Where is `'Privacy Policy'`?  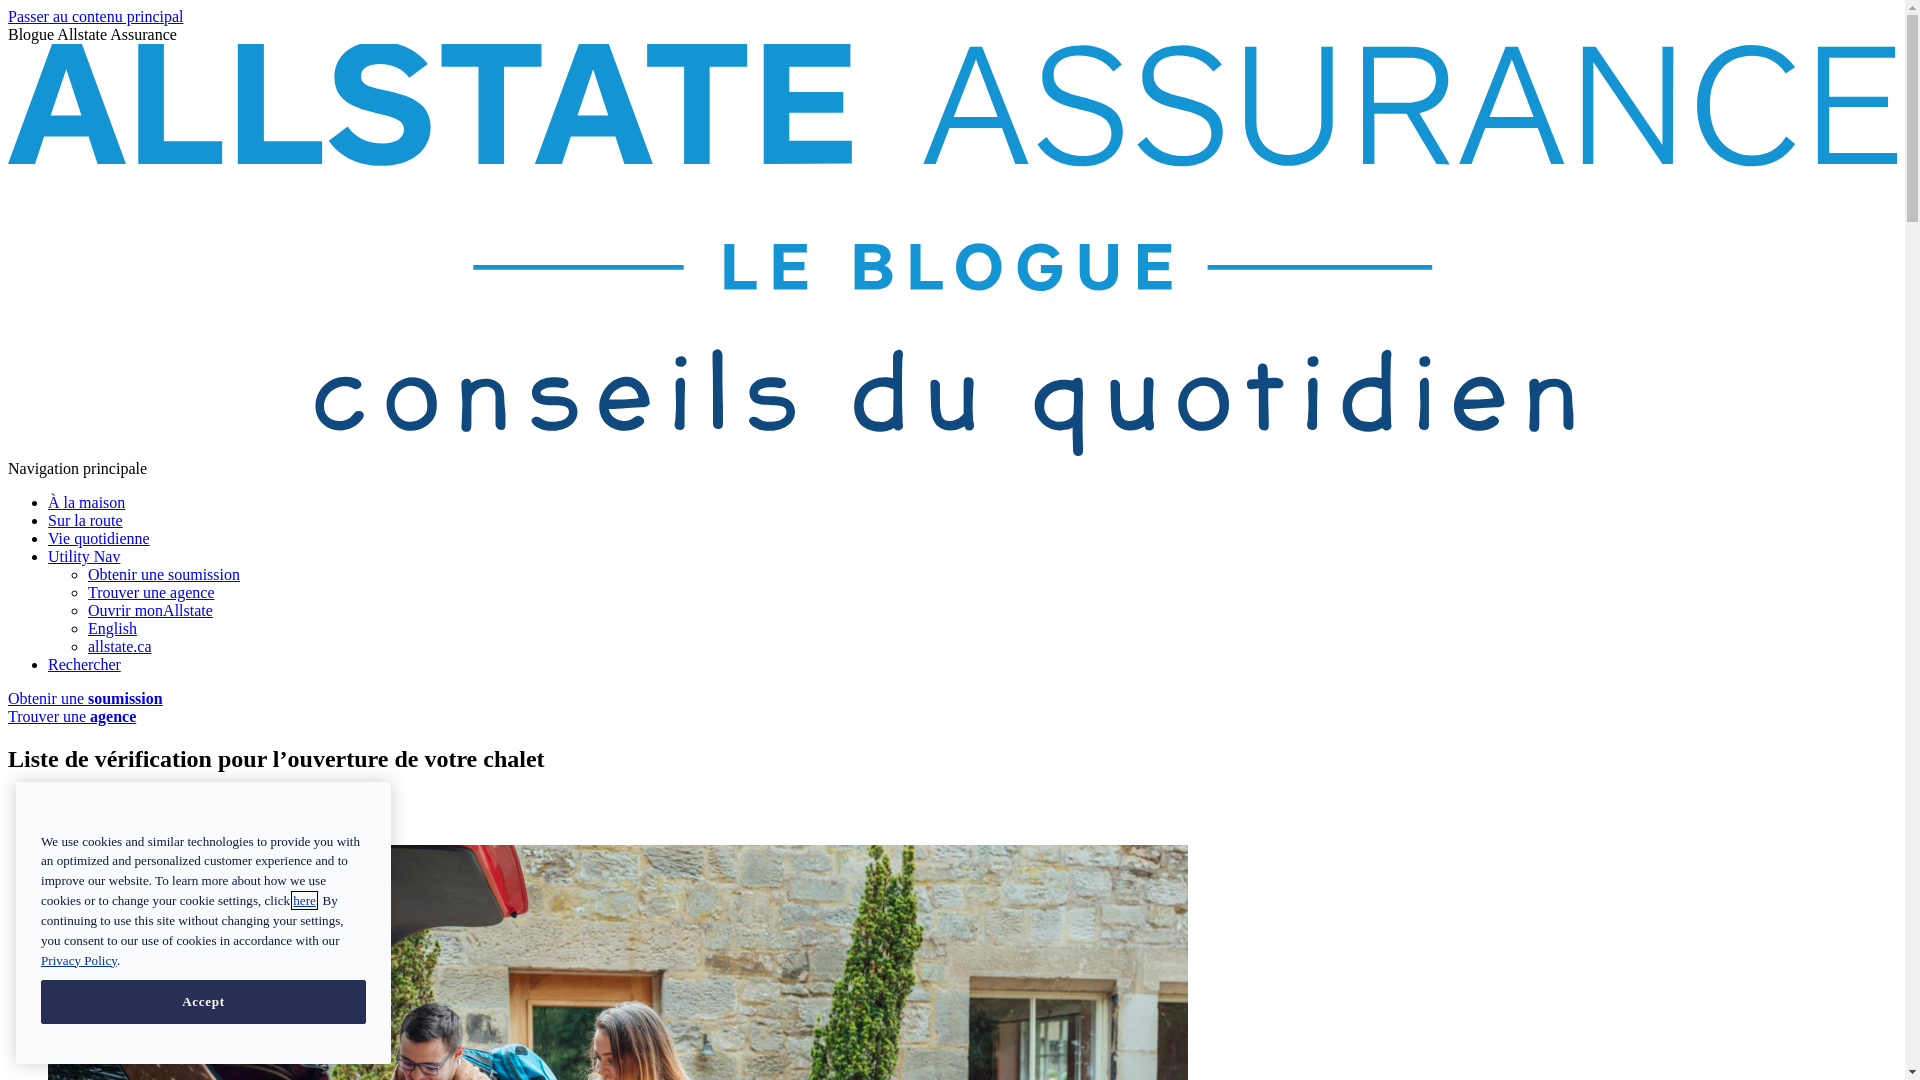 'Privacy Policy' is located at coordinates (78, 958).